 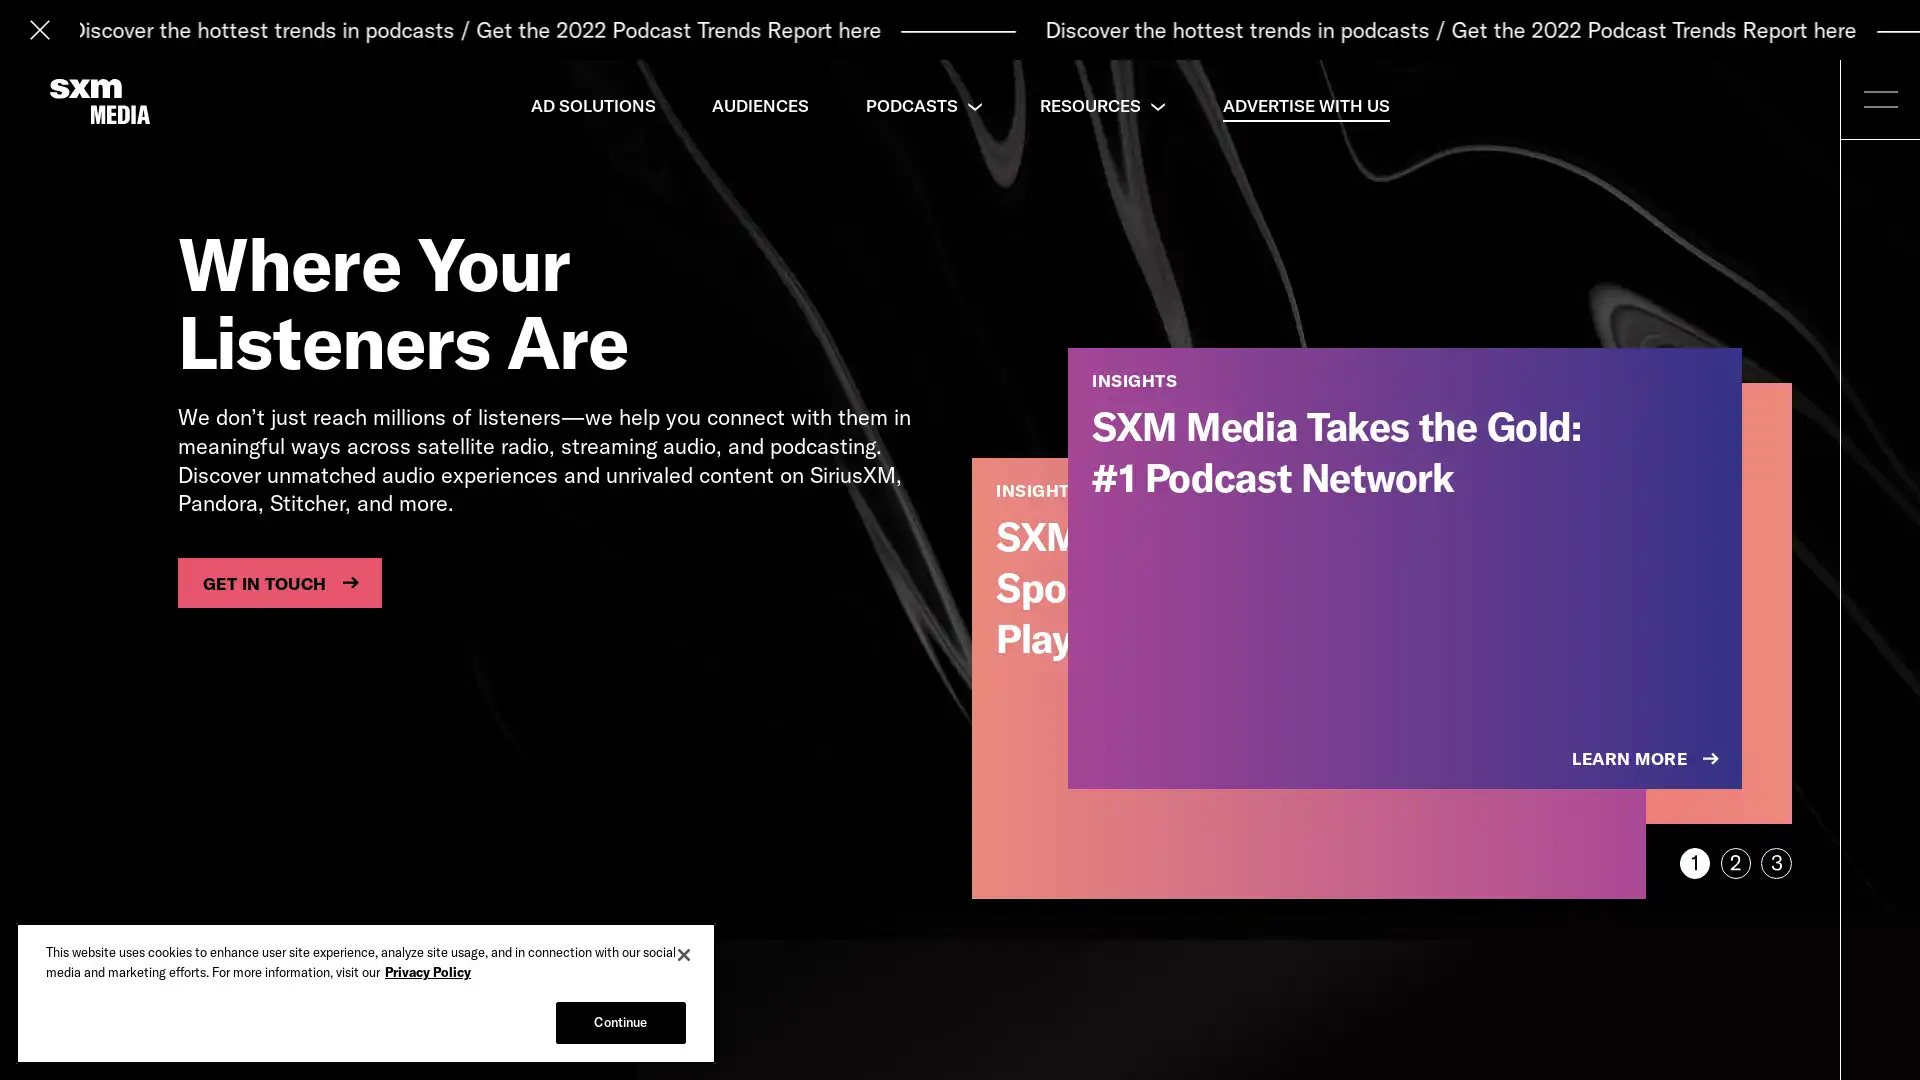 What do you see at coordinates (278, 582) in the screenshot?
I see `GET IN TOUCH` at bounding box center [278, 582].